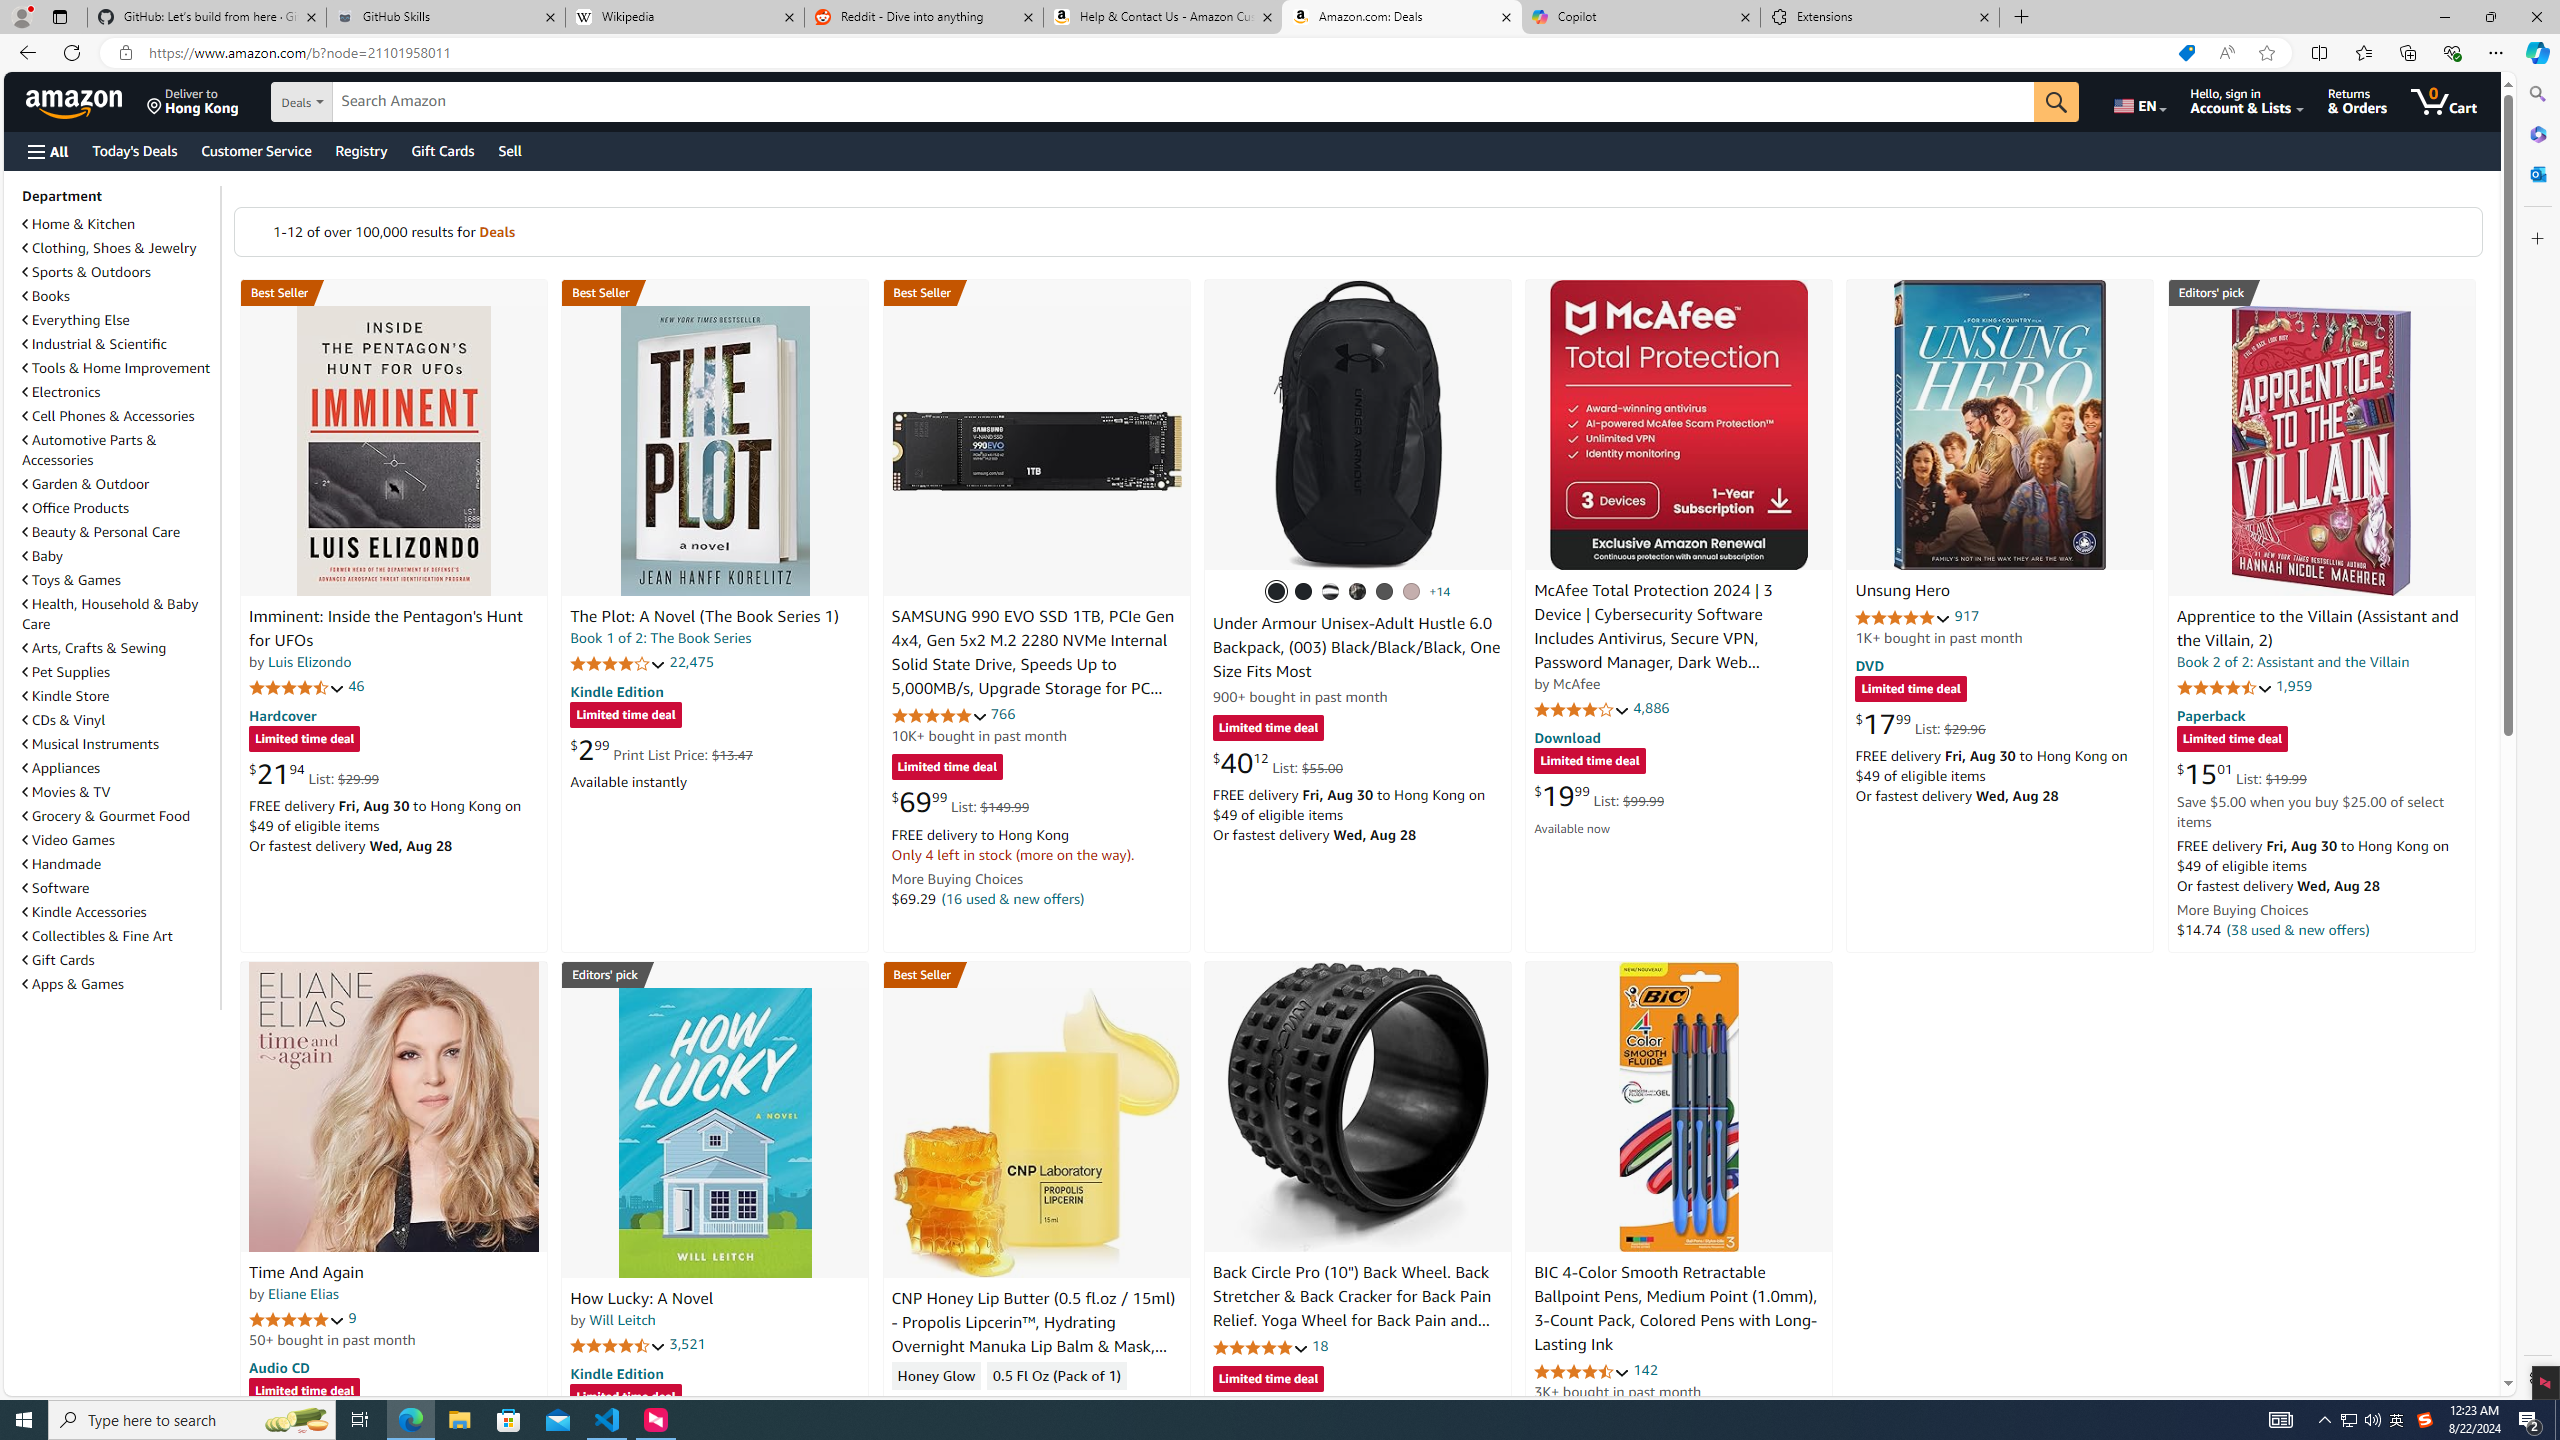 This screenshot has height=1440, width=2560. Describe the element at coordinates (86, 271) in the screenshot. I see `'Sports & Outdoors'` at that location.